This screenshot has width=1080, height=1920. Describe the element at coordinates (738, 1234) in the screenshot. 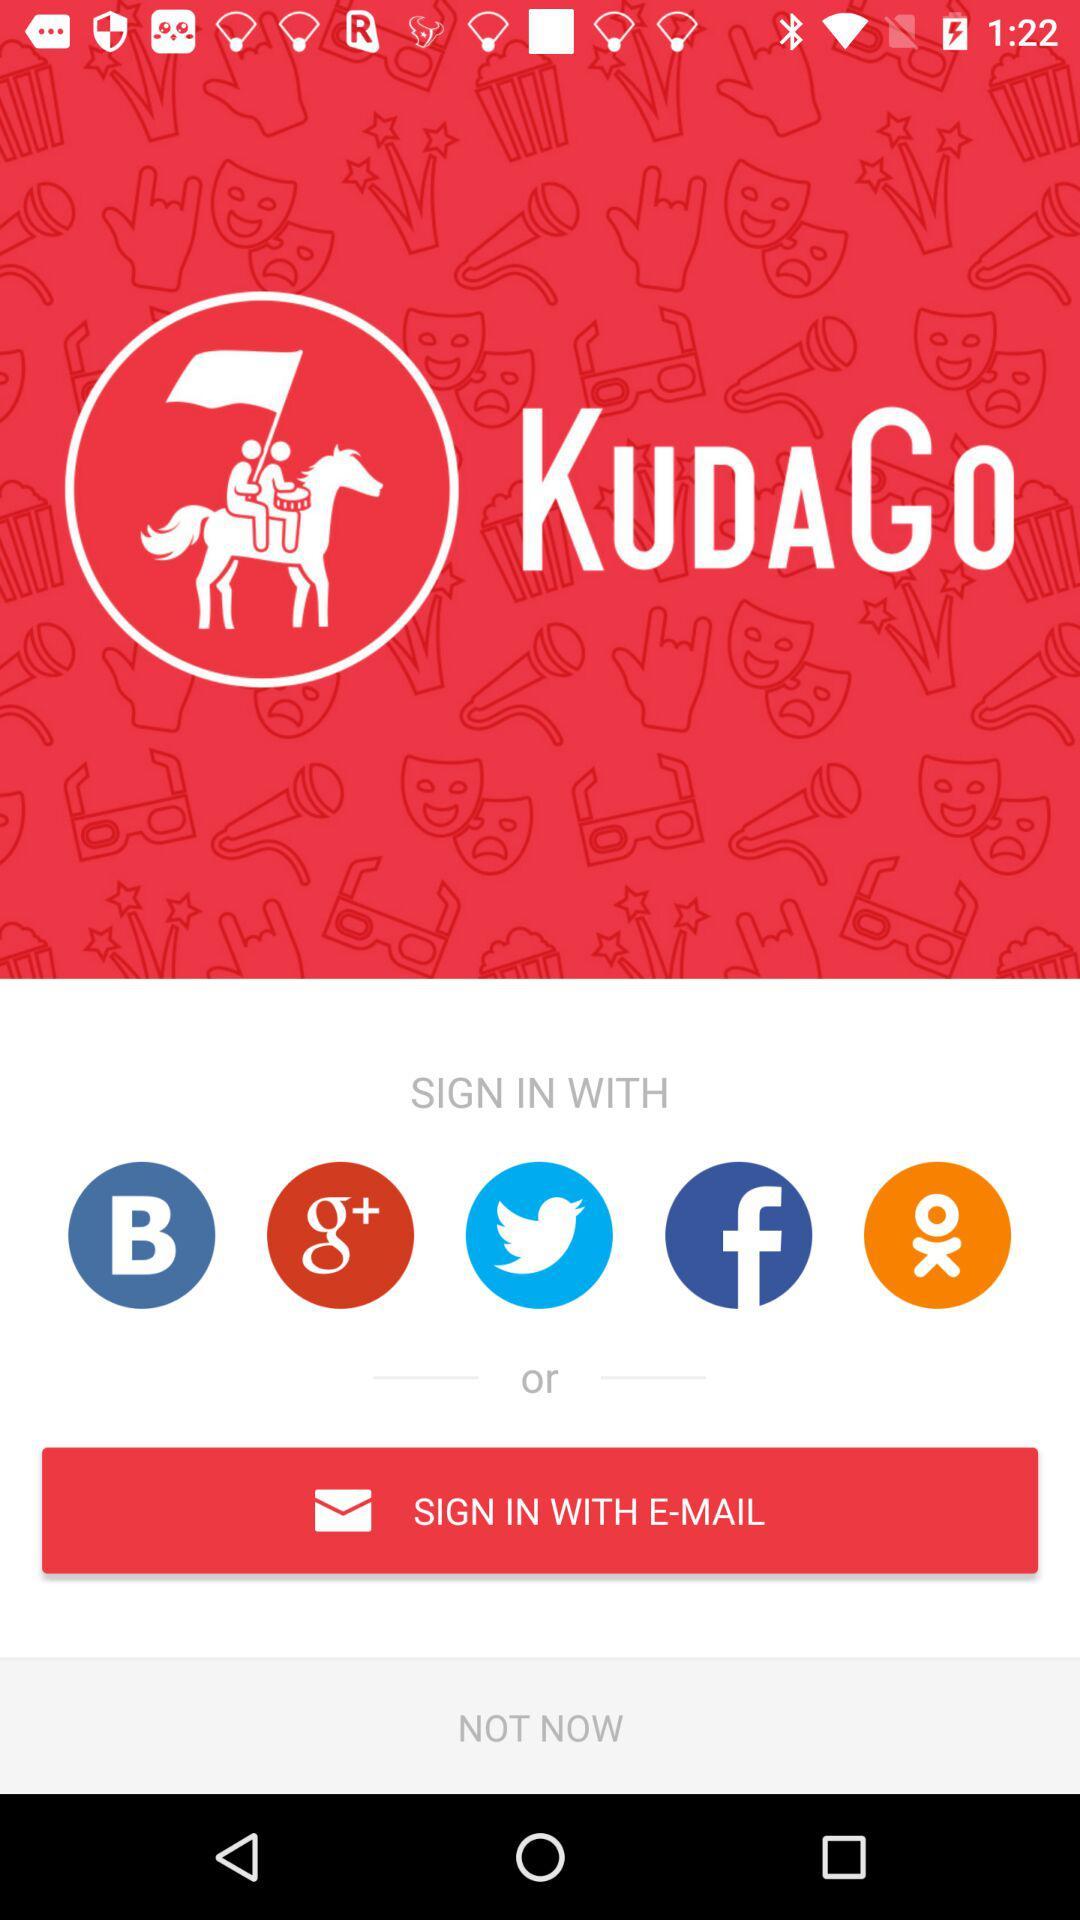

I see `facebook` at that location.